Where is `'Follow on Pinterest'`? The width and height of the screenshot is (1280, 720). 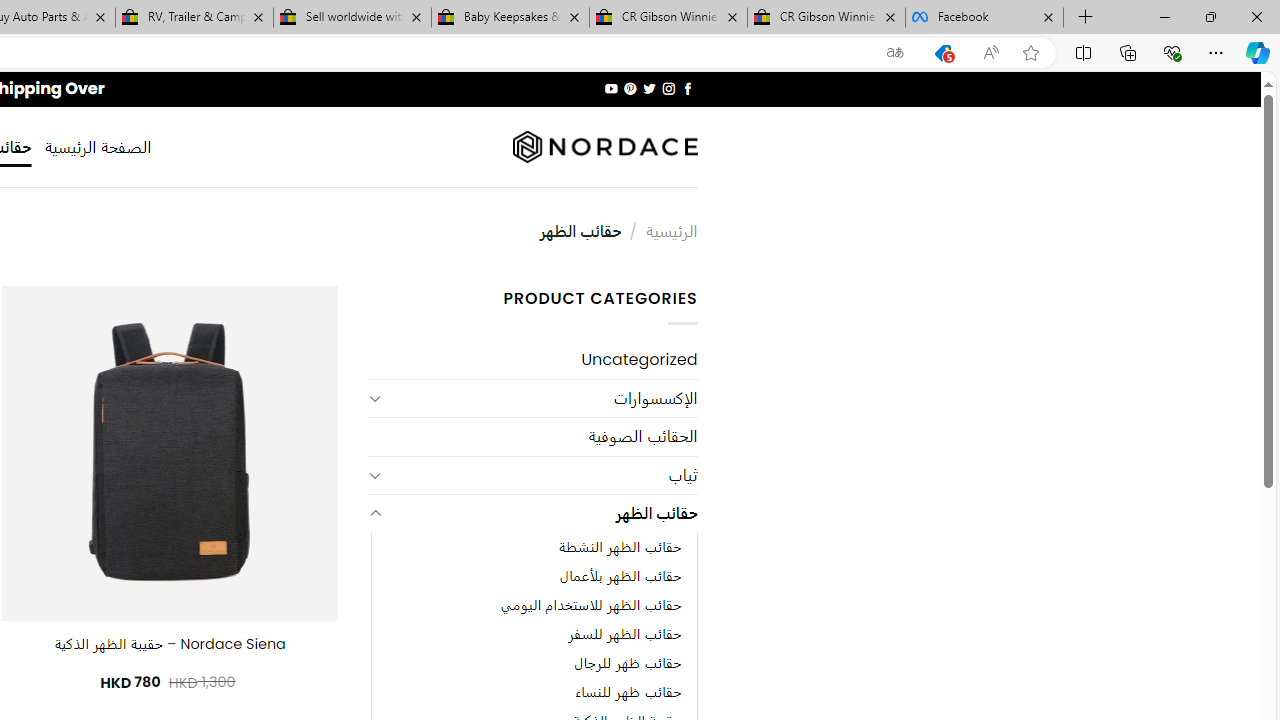
'Follow on Pinterest' is located at coordinates (630, 88).